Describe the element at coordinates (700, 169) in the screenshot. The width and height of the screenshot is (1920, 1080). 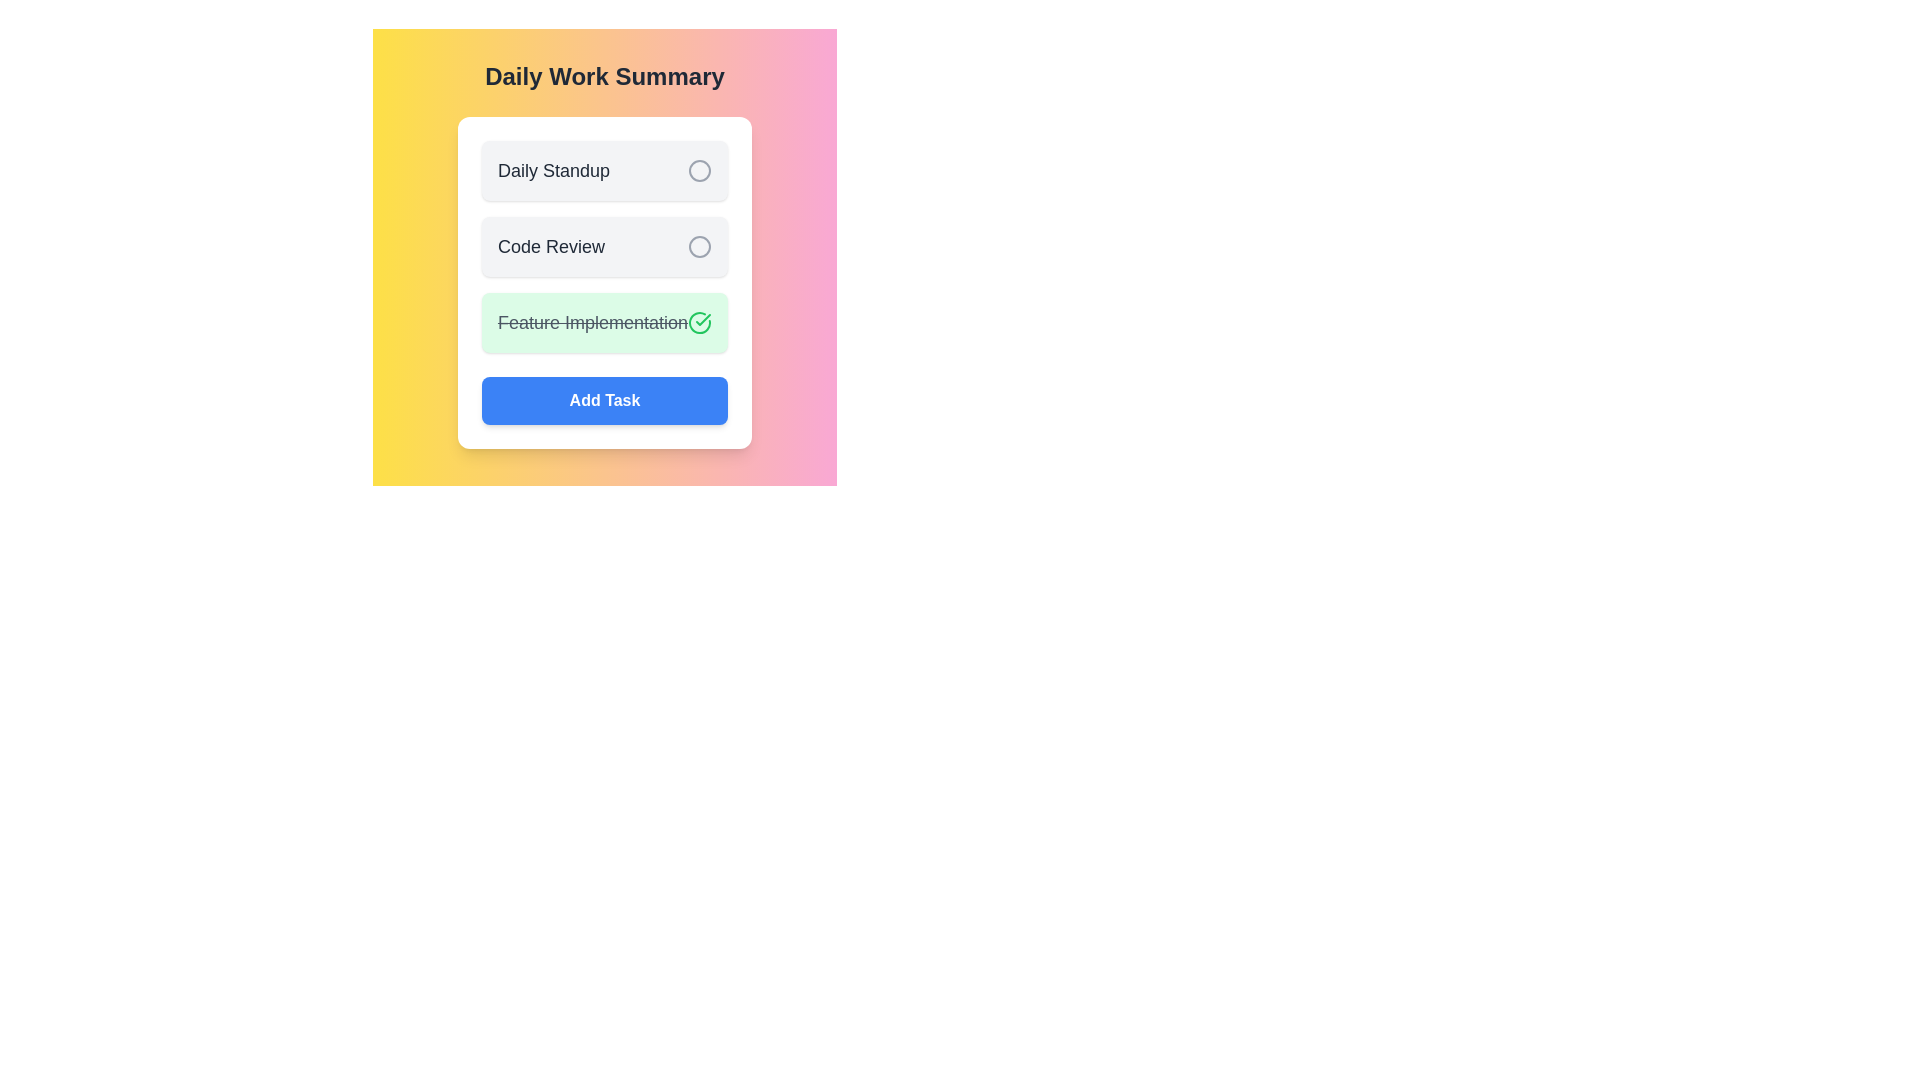
I see `the toggle button for the task 'Daily Standup' to change its completion status` at that location.